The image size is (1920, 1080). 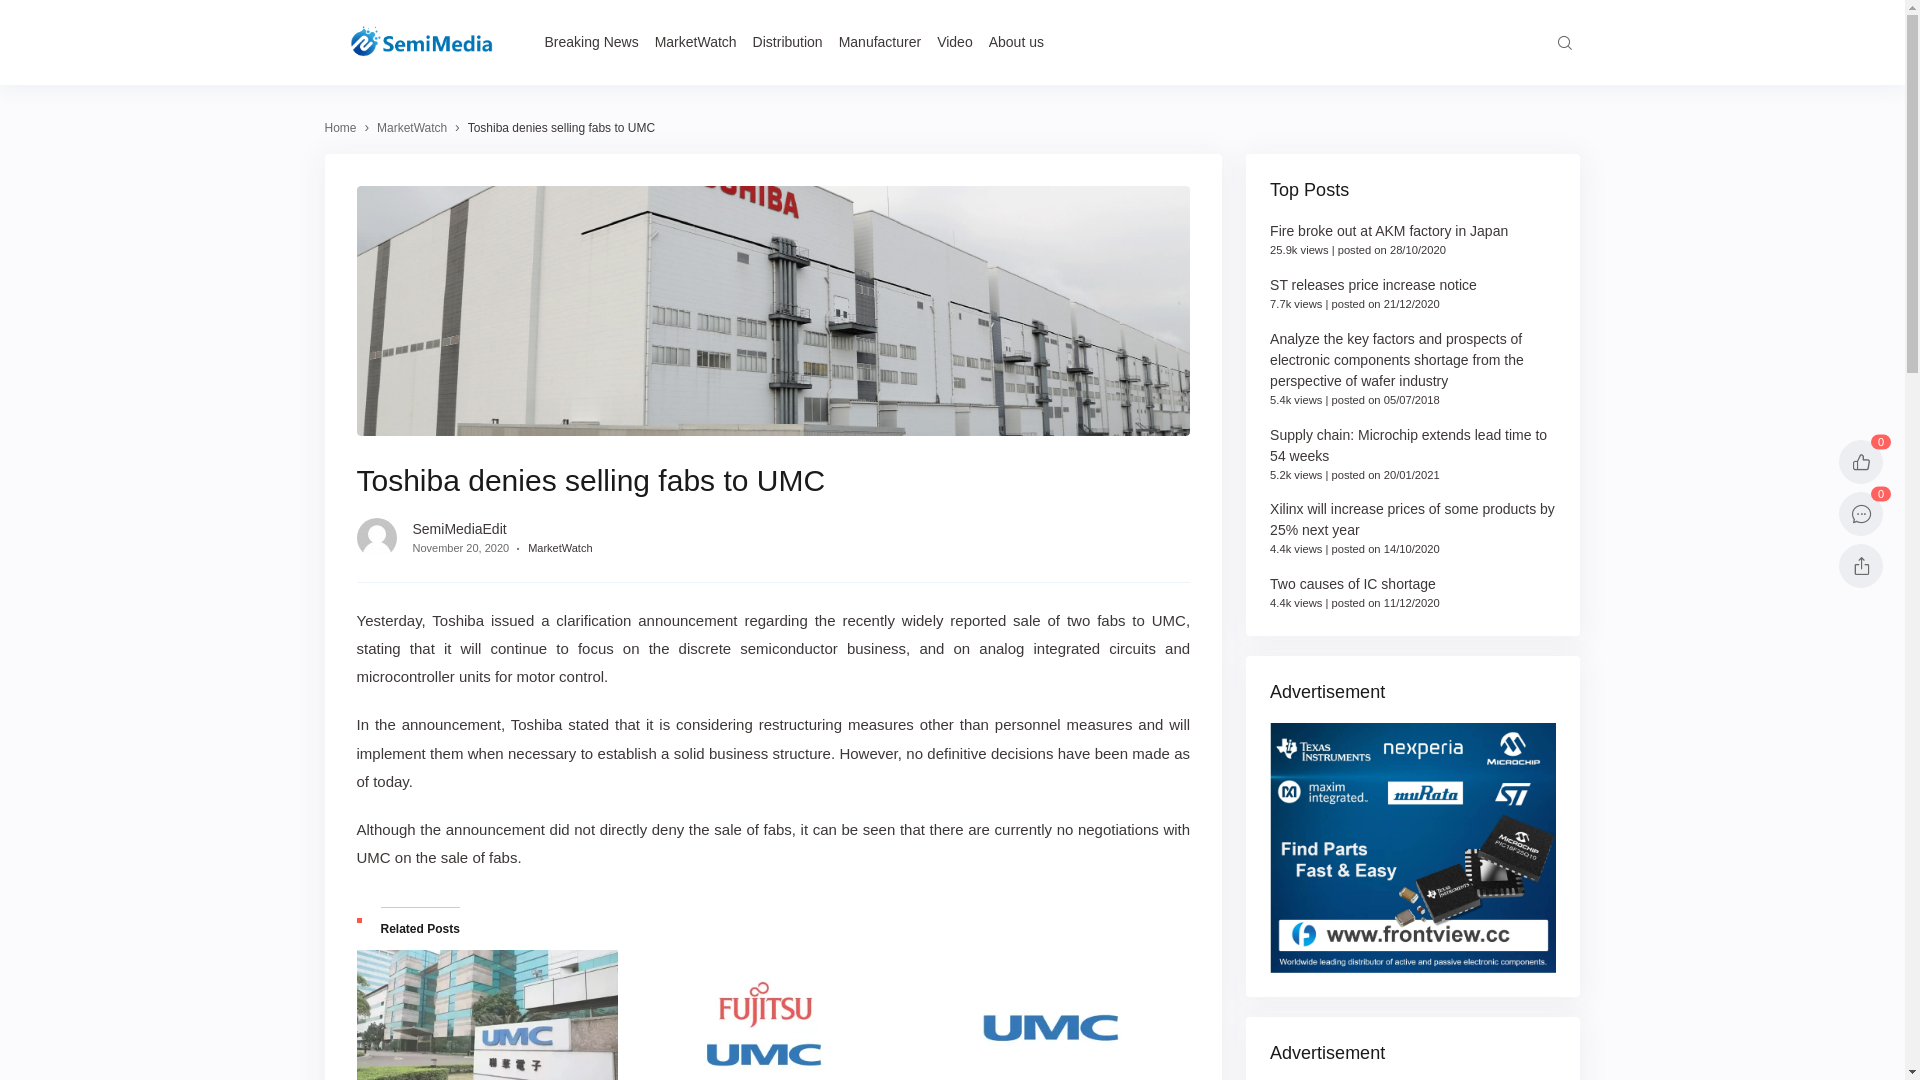 I want to click on '0', so click(x=1860, y=512).